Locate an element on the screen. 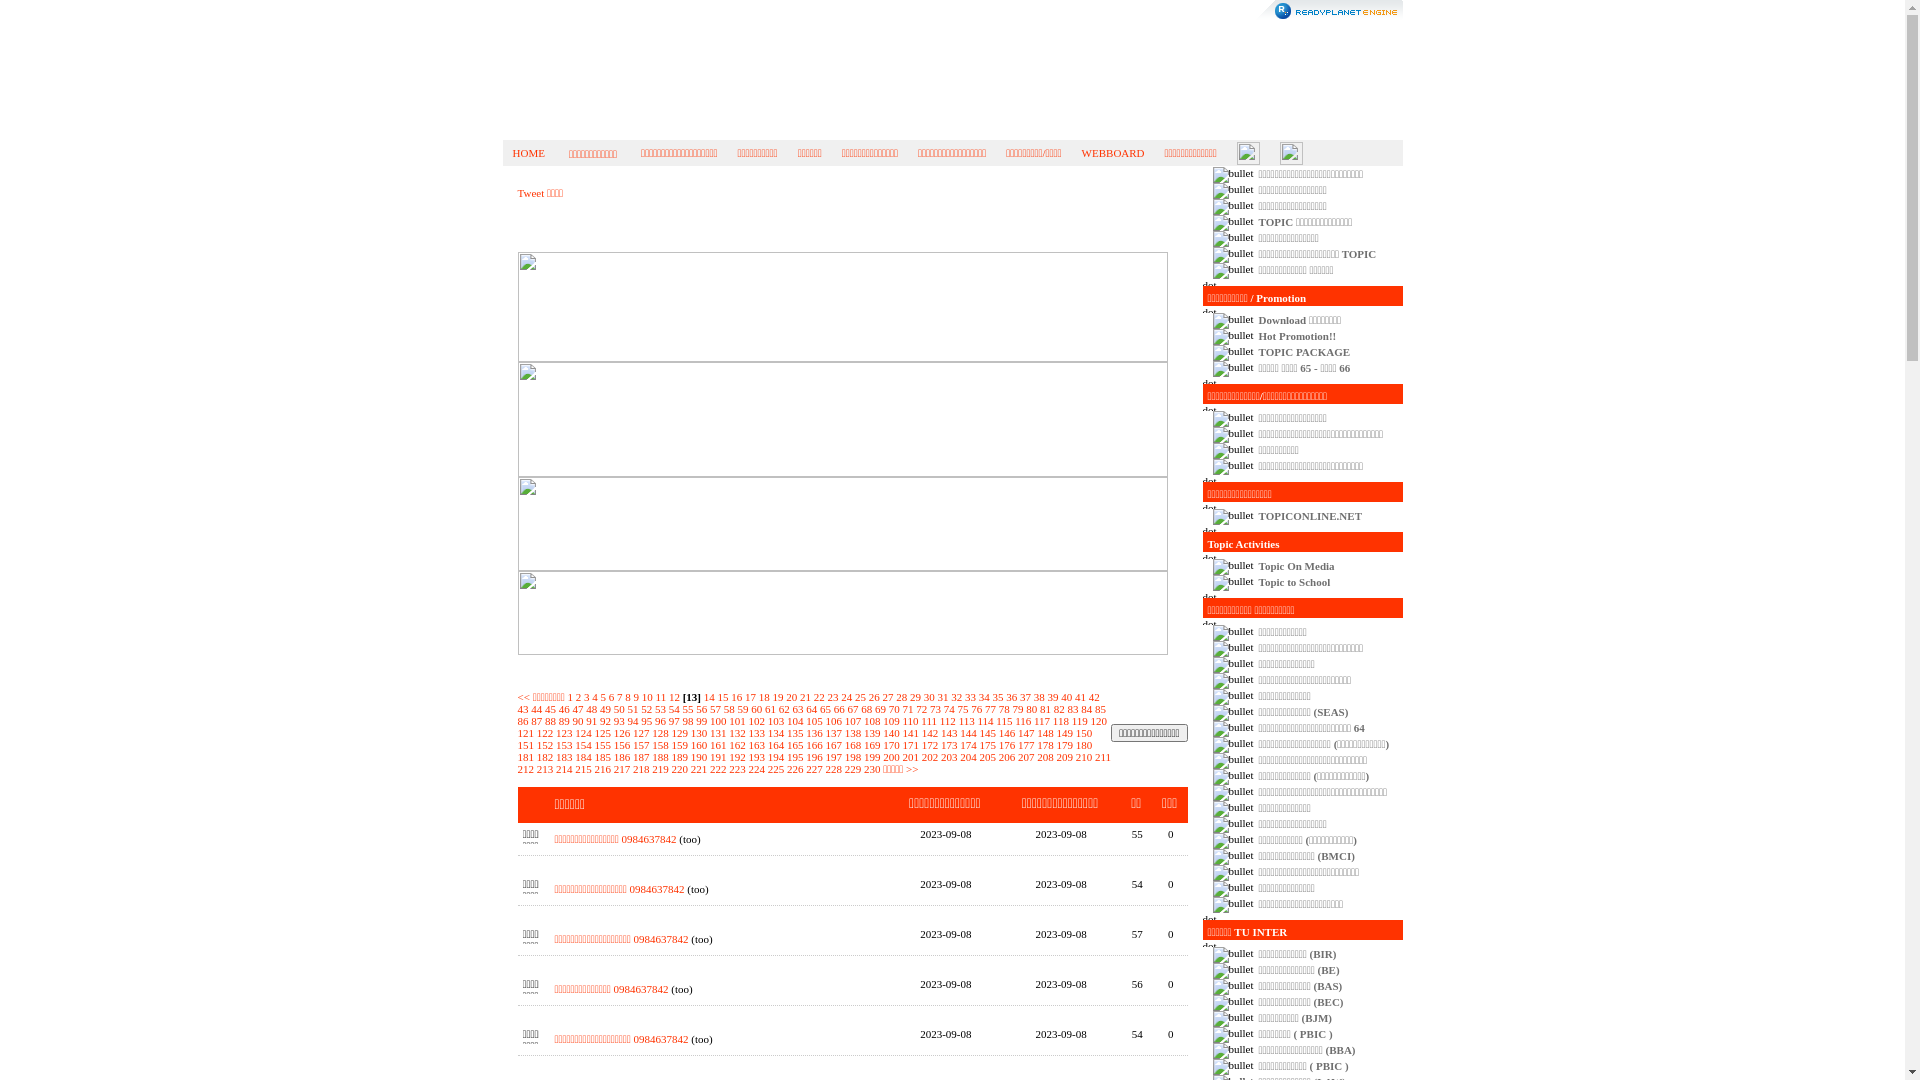 The height and width of the screenshot is (1080, 1920). '83' is located at coordinates (1072, 708).